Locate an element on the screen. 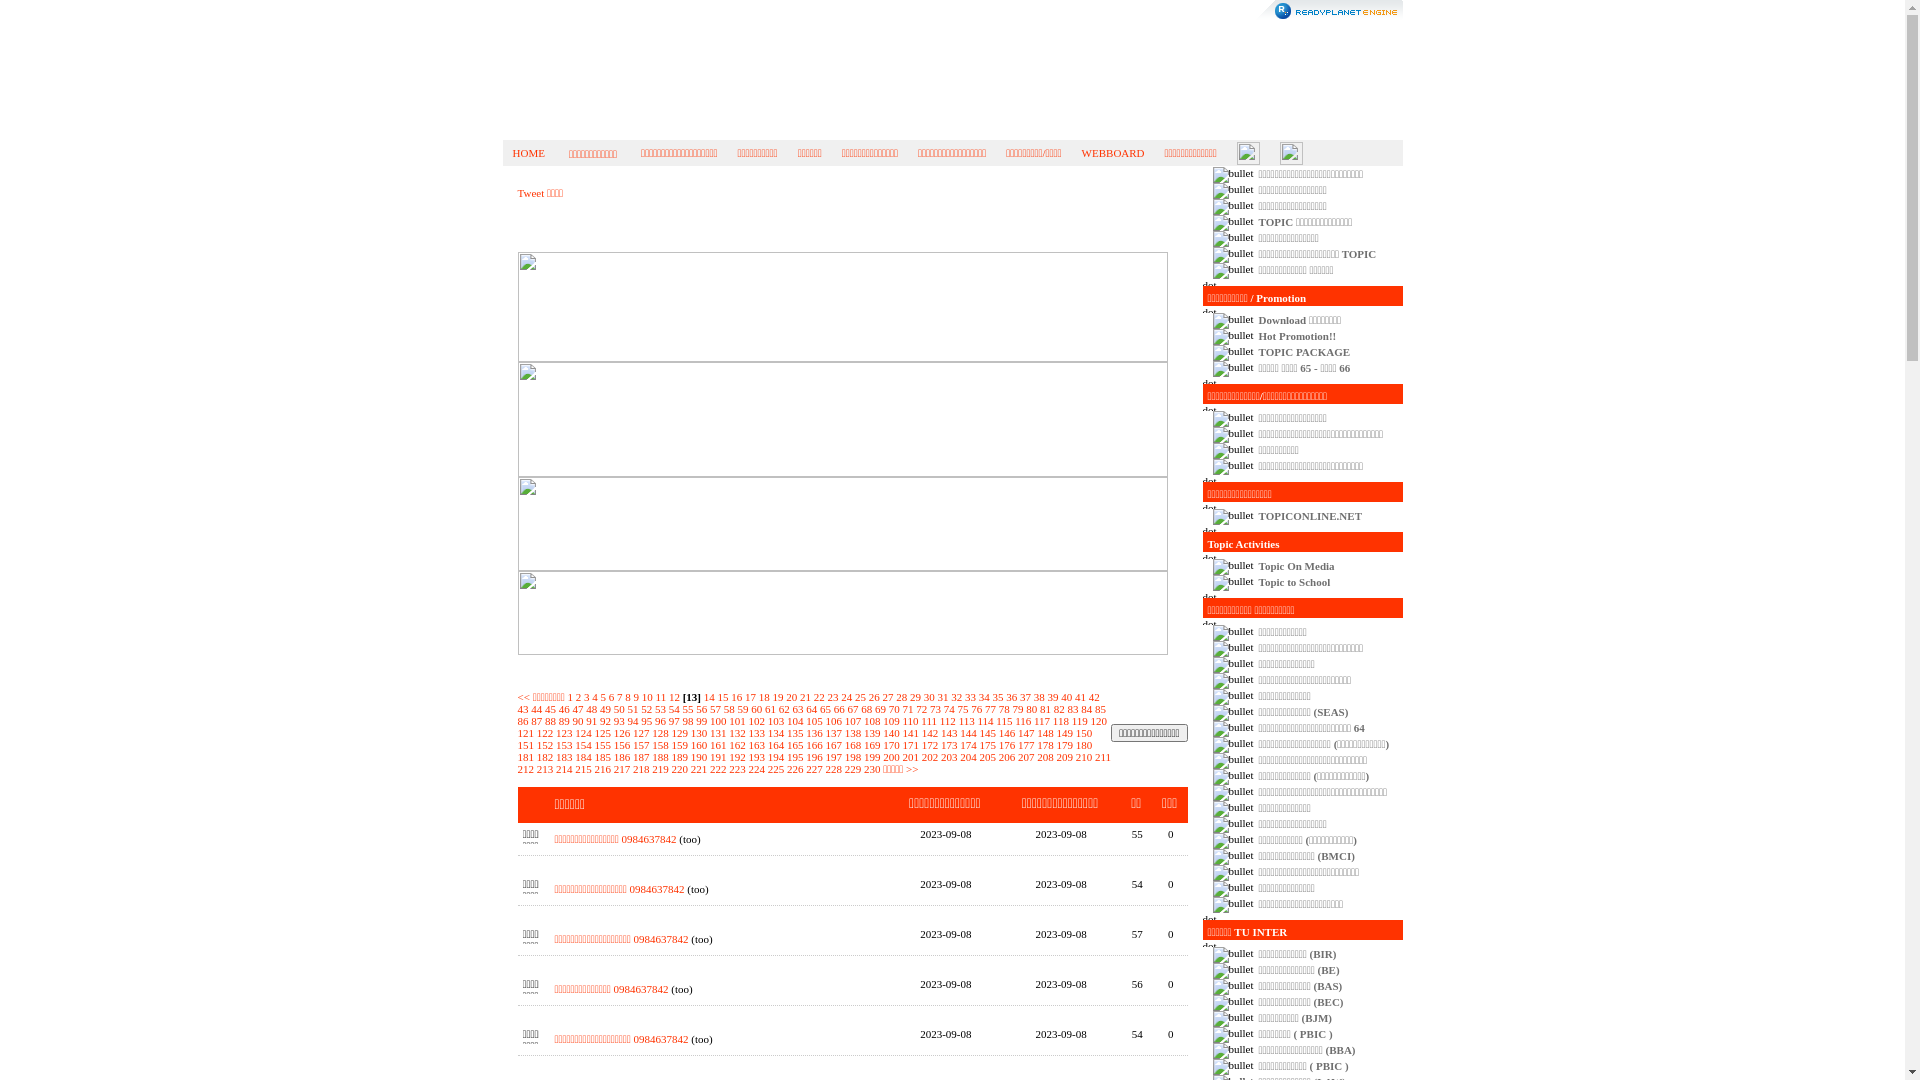 The height and width of the screenshot is (1080, 1920). '83' is located at coordinates (1072, 708).